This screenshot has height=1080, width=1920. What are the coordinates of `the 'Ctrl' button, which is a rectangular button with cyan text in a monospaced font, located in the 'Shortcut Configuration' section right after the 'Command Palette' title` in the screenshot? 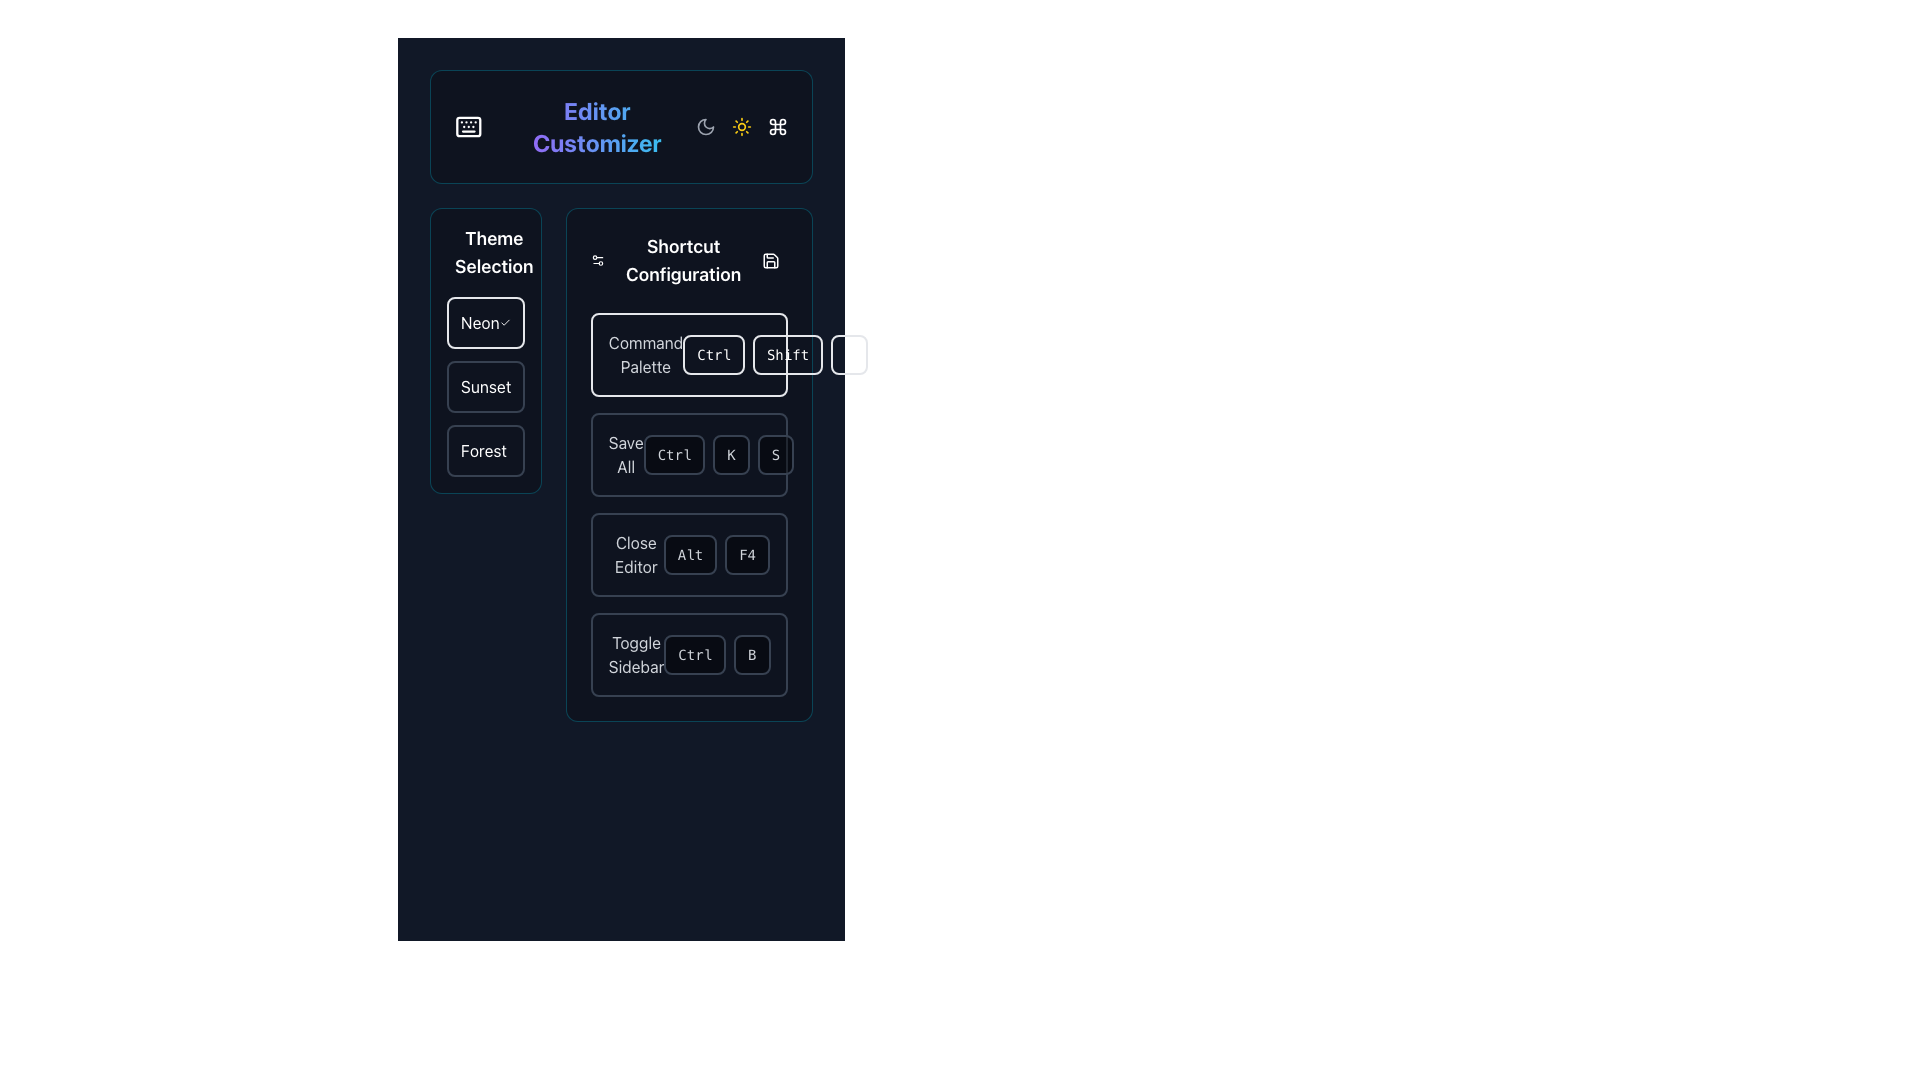 It's located at (689, 353).